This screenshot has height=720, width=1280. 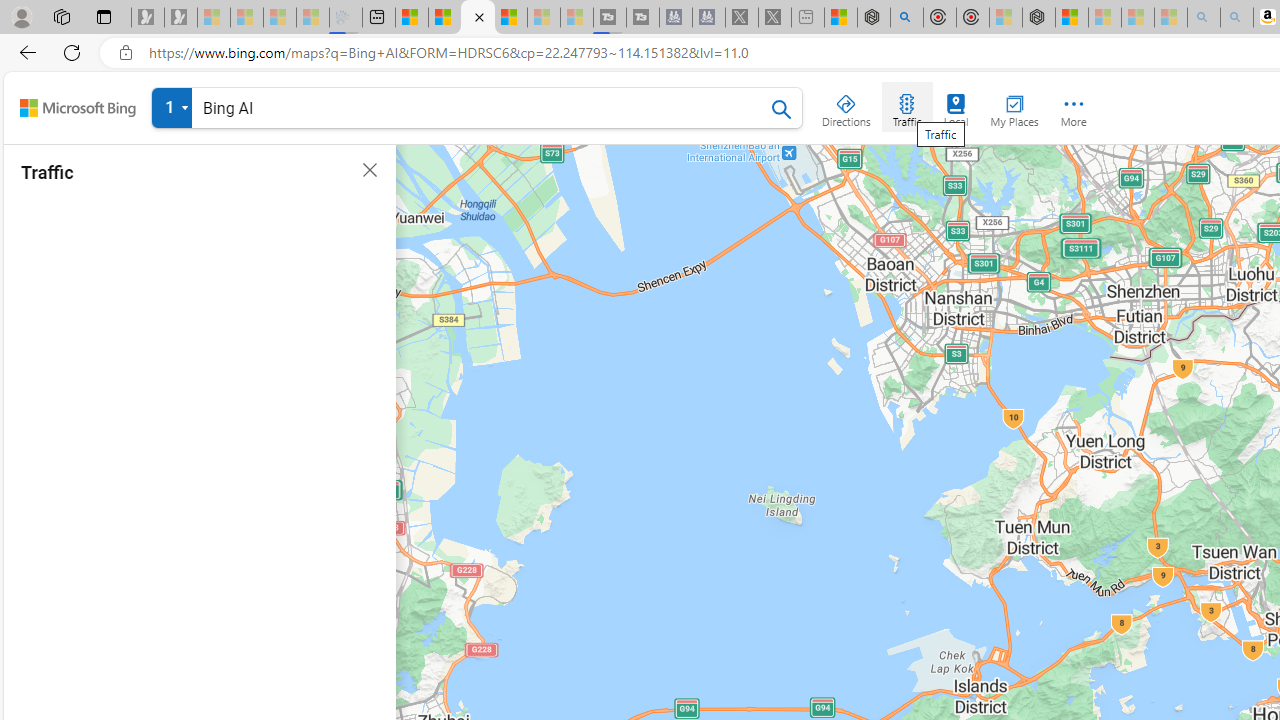 I want to click on 'Directions', so click(x=846, y=106).